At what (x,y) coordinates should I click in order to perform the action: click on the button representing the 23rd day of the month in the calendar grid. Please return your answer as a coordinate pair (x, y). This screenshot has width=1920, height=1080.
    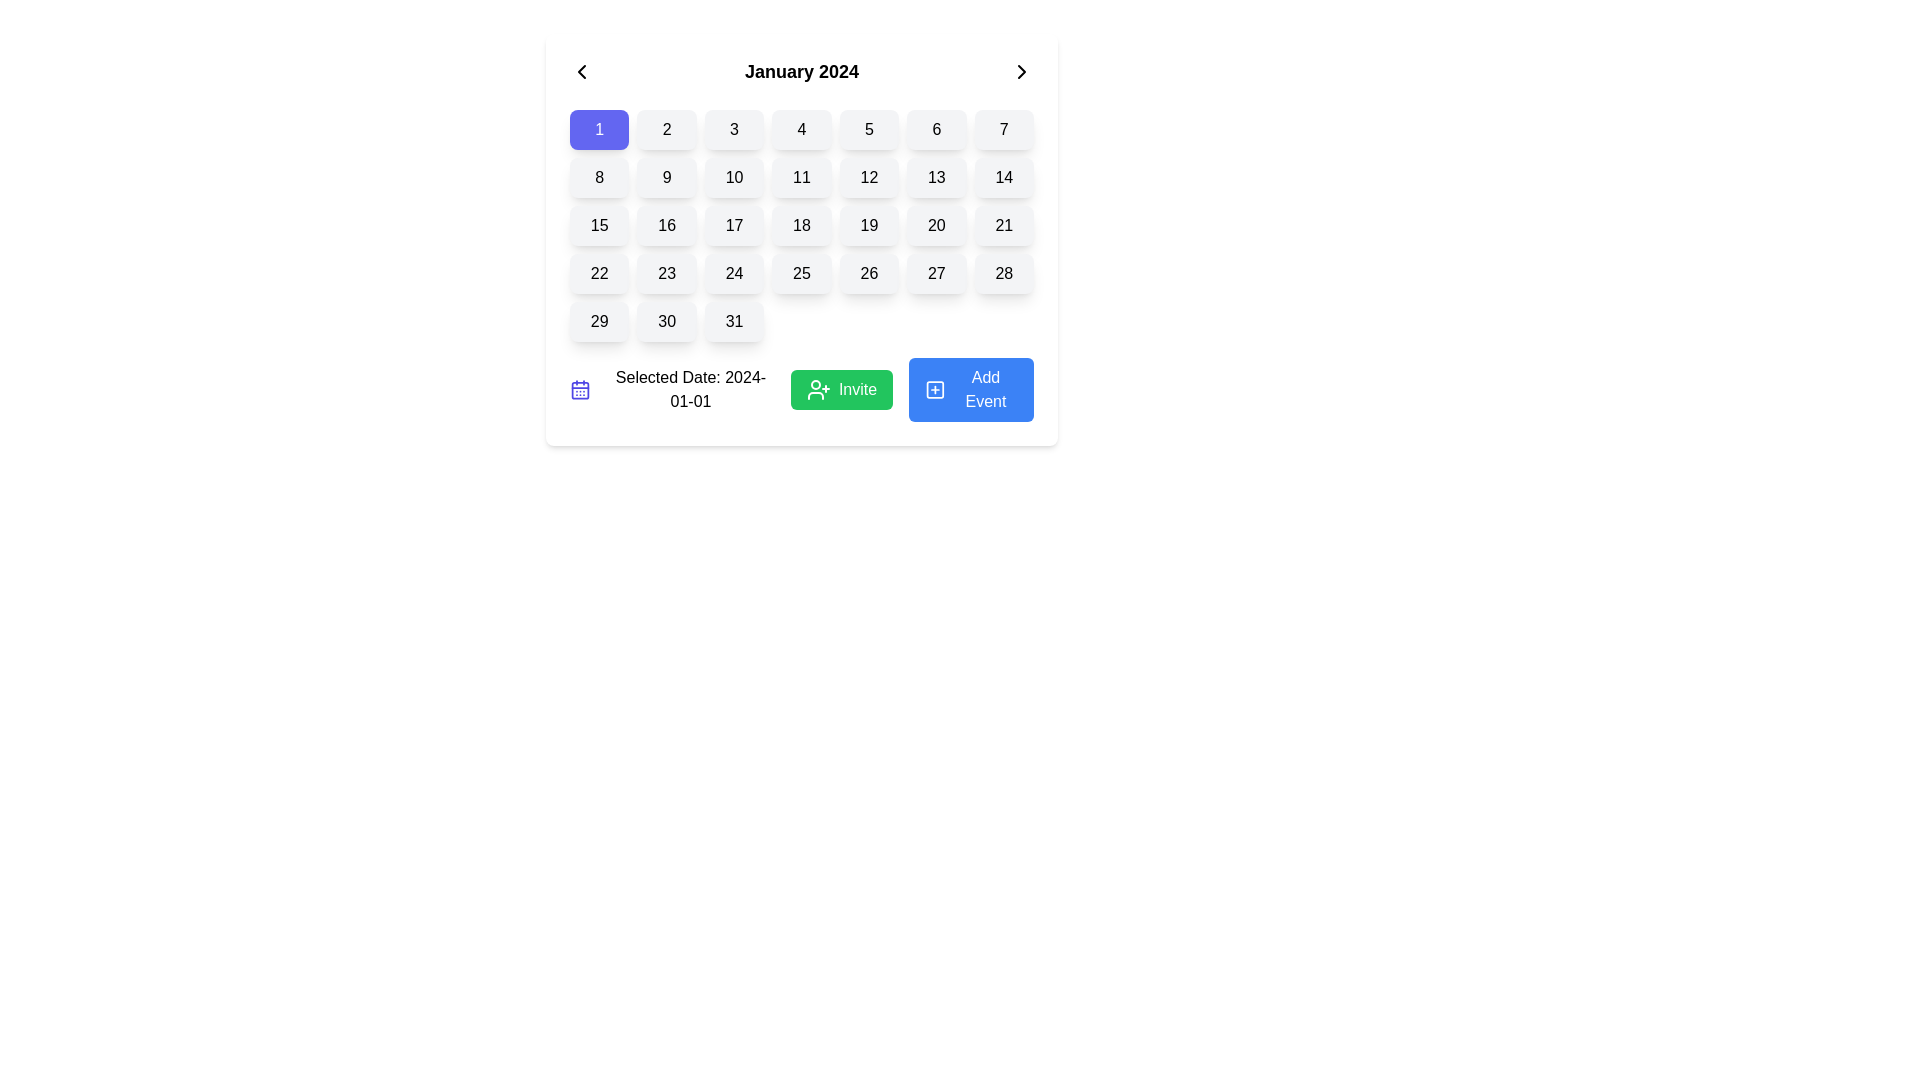
    Looking at the image, I should click on (667, 273).